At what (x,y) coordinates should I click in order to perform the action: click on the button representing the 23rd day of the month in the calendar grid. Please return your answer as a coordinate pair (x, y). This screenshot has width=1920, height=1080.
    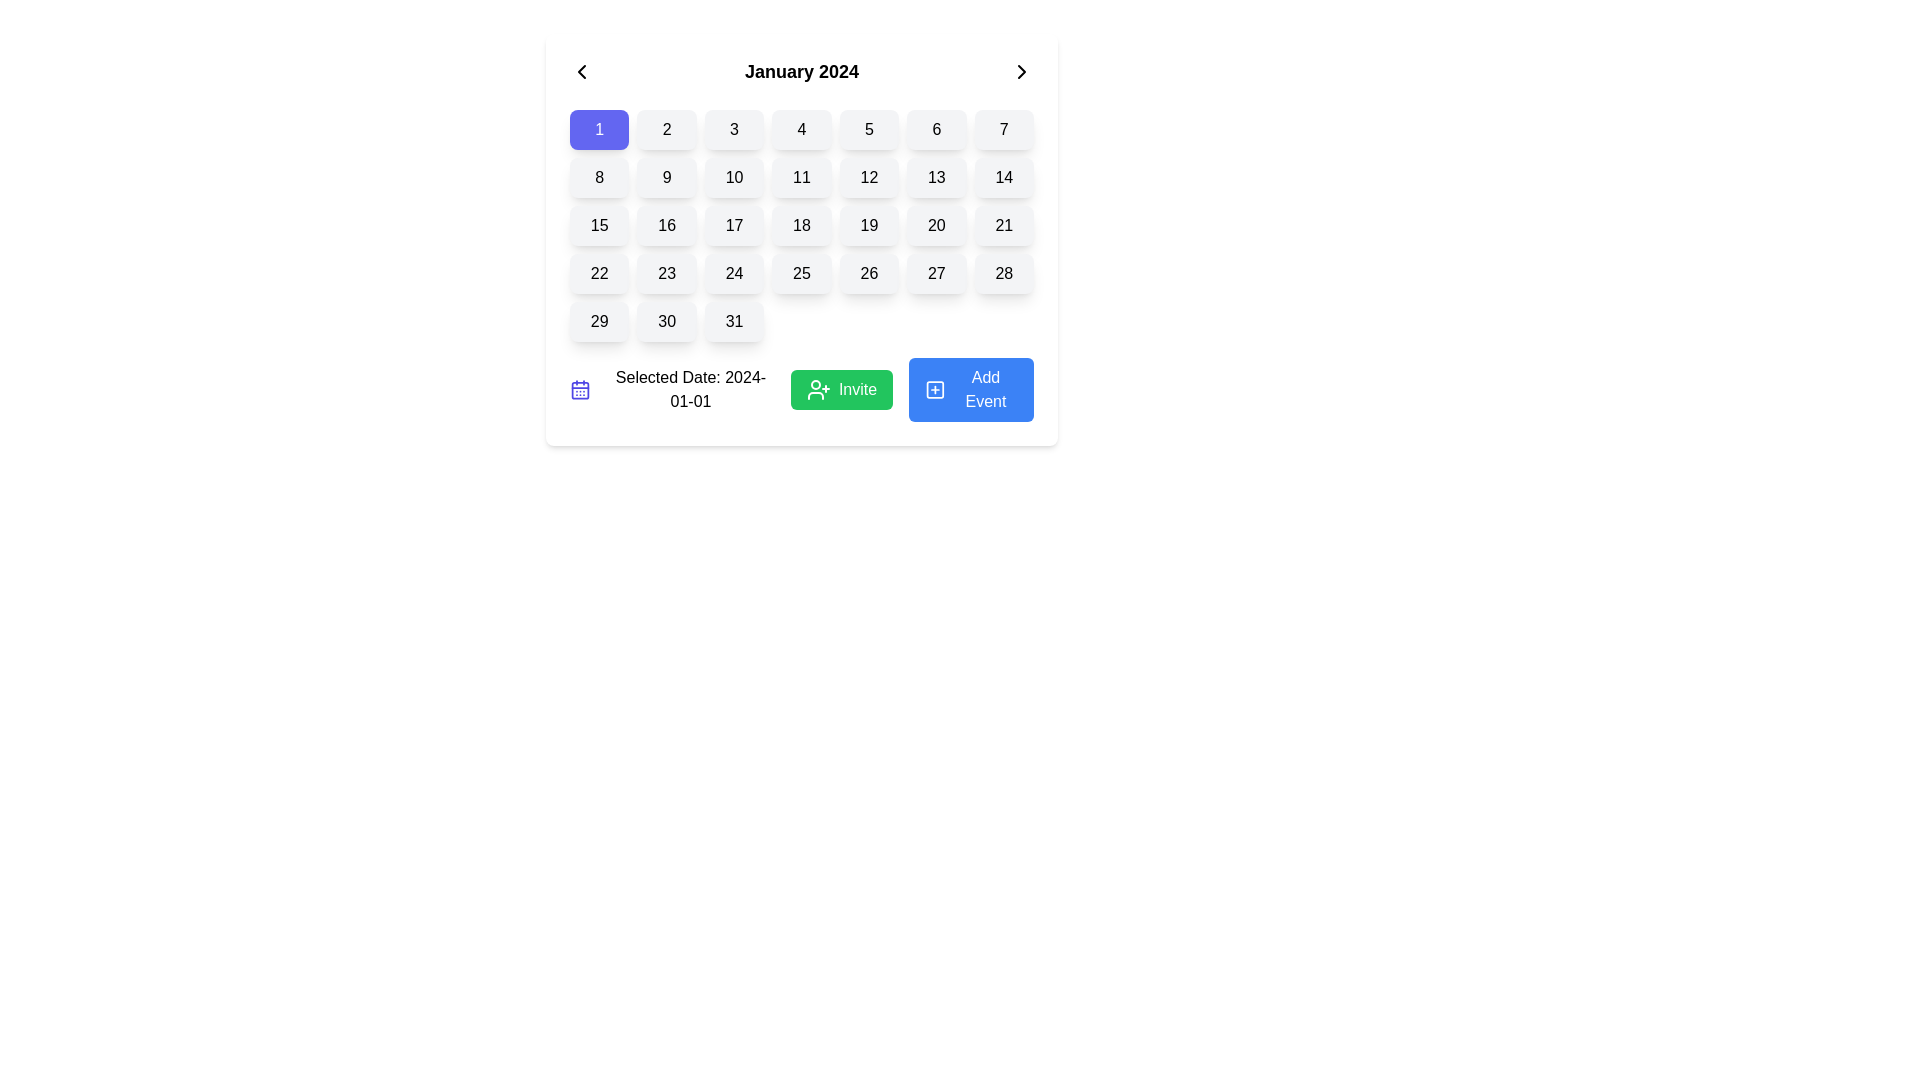
    Looking at the image, I should click on (667, 273).